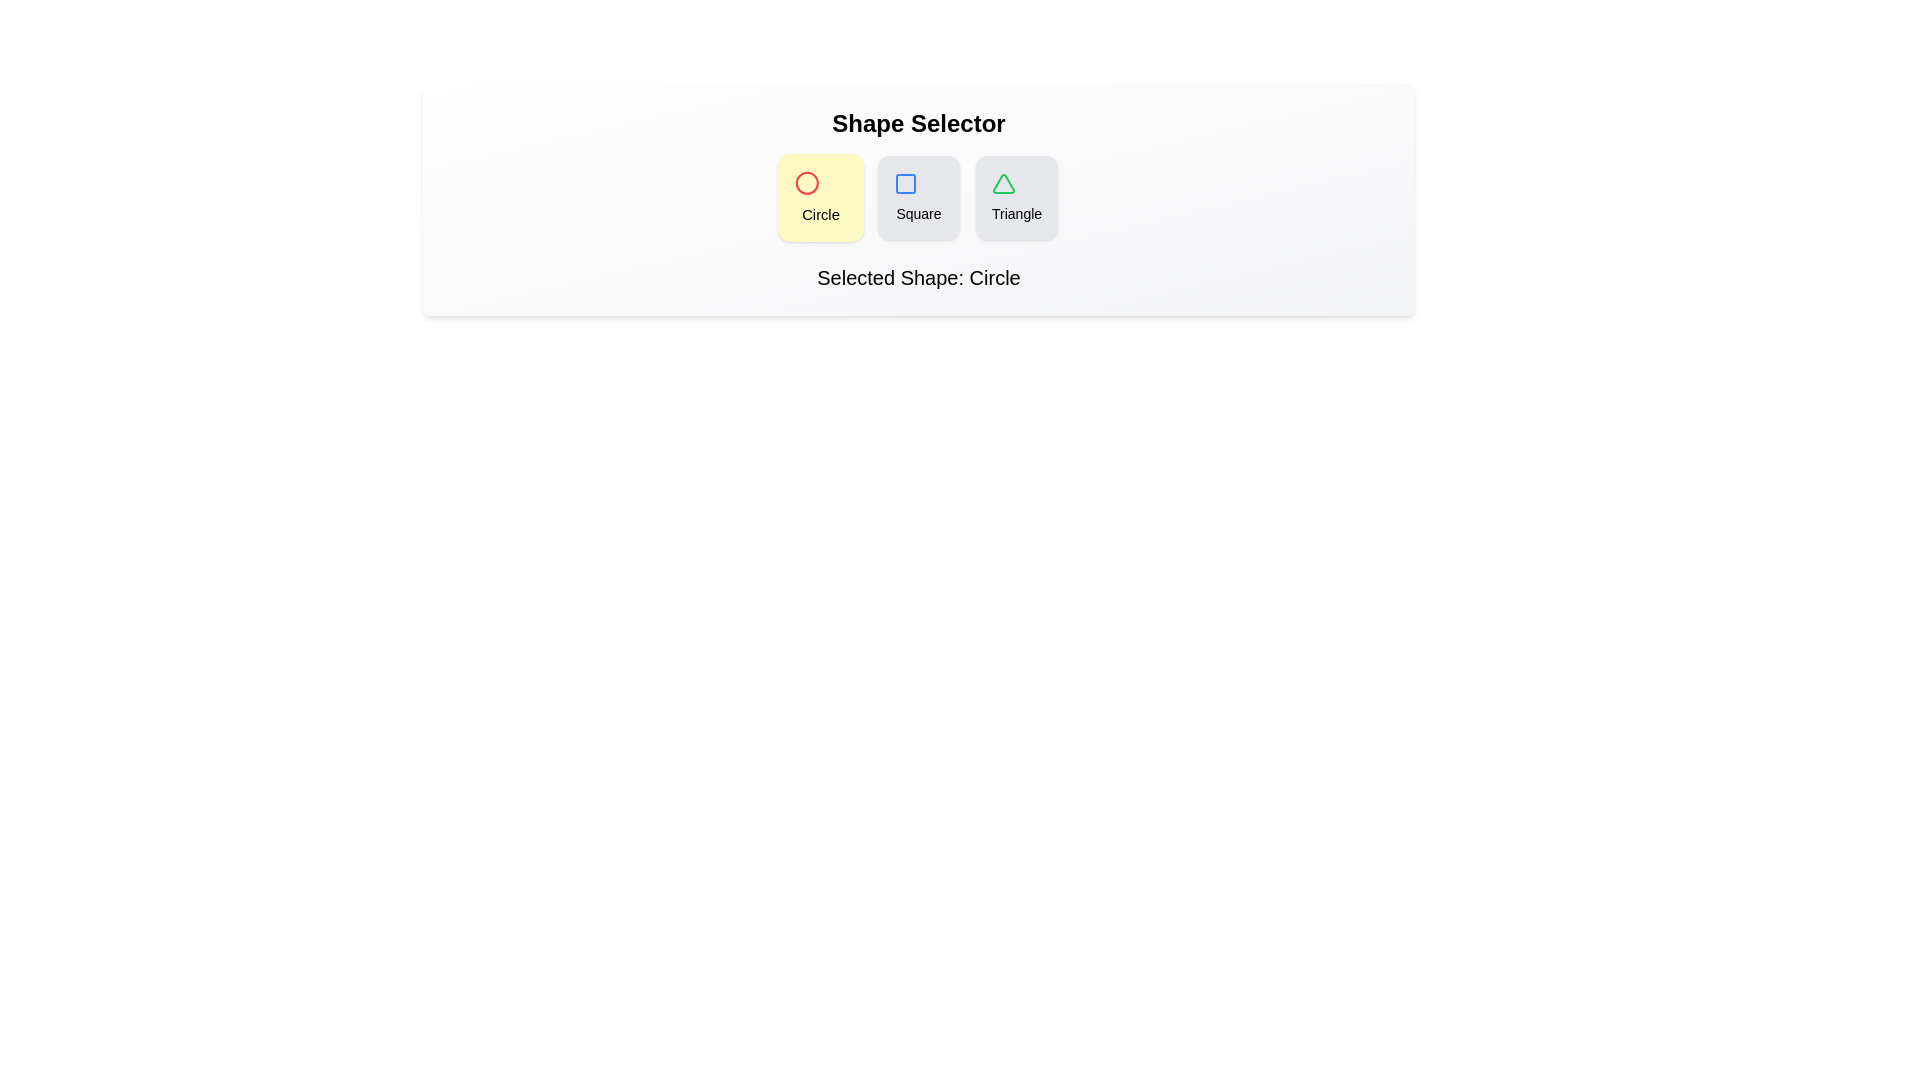 The image size is (1920, 1080). I want to click on the button corresponding to Triangle to select it, so click(1017, 197).